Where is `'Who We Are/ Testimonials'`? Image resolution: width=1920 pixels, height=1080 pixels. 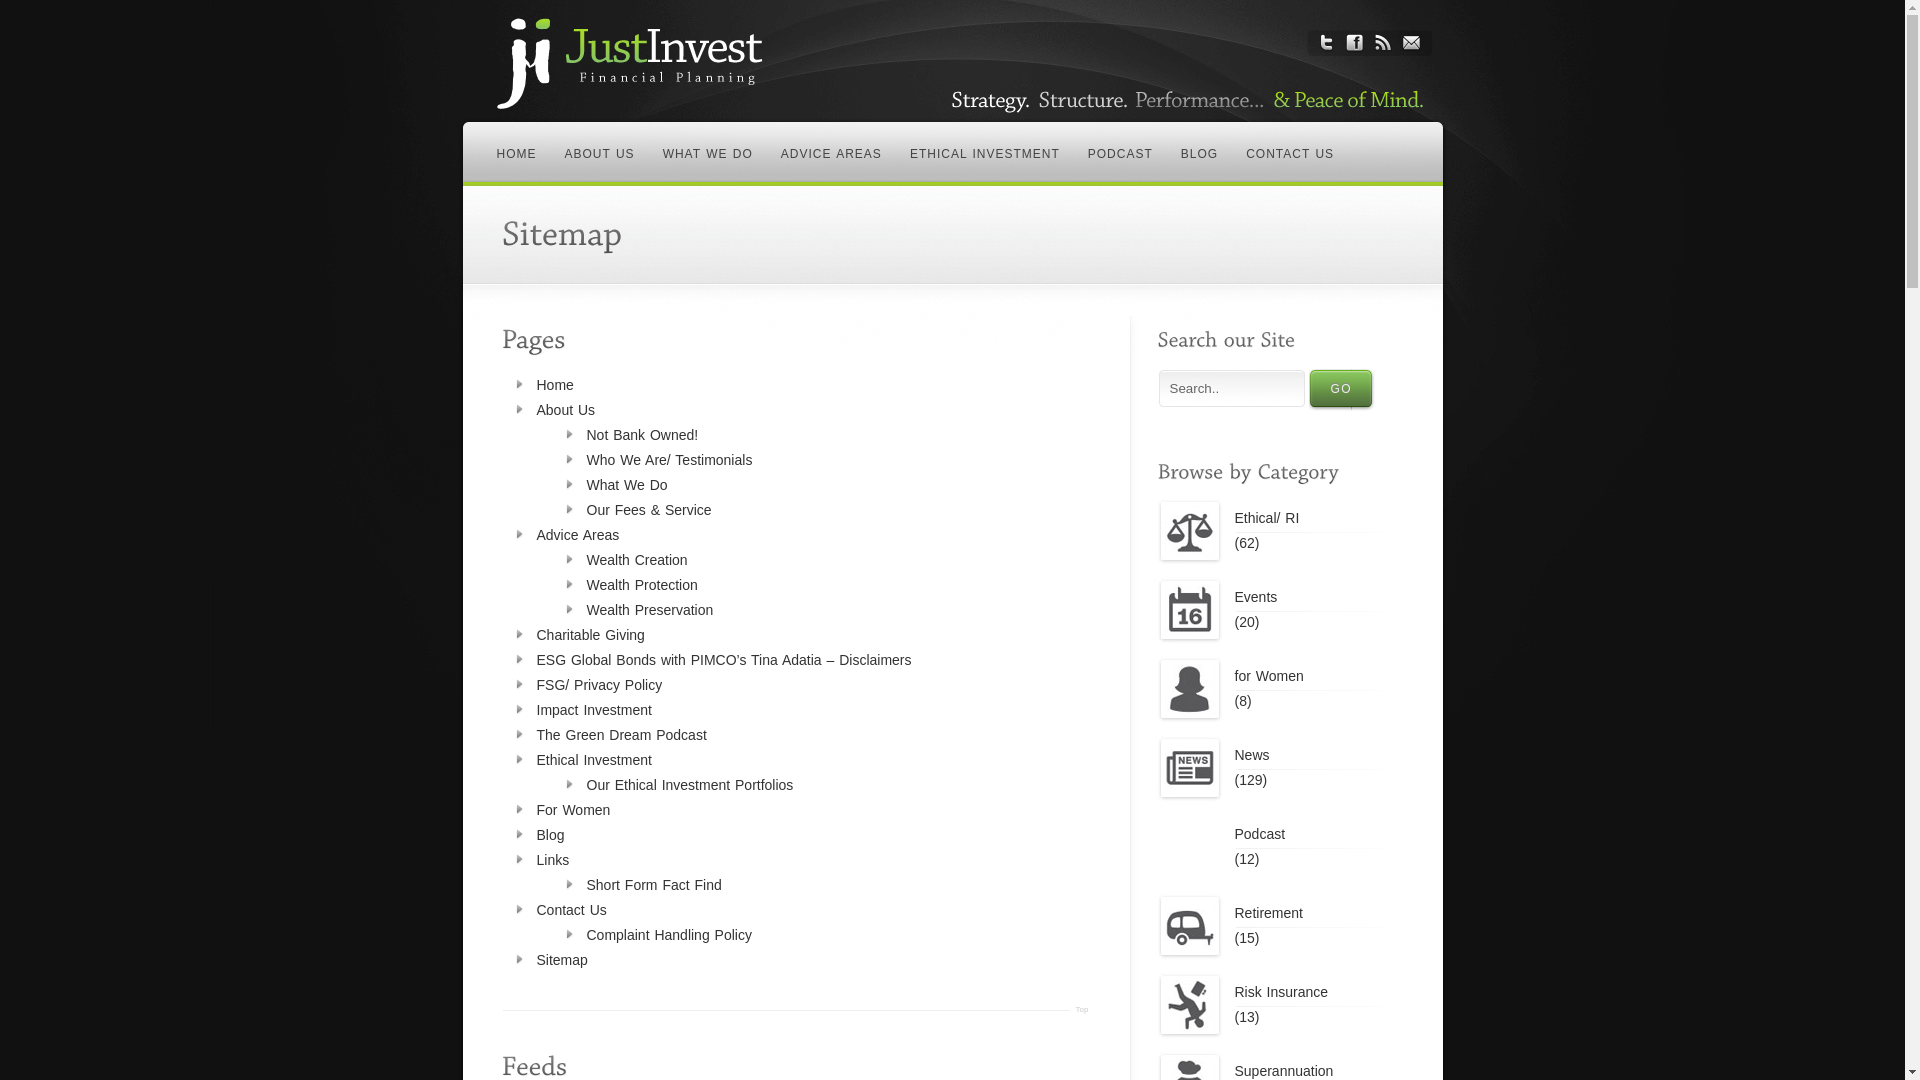 'Who We Are/ Testimonials' is located at coordinates (668, 459).